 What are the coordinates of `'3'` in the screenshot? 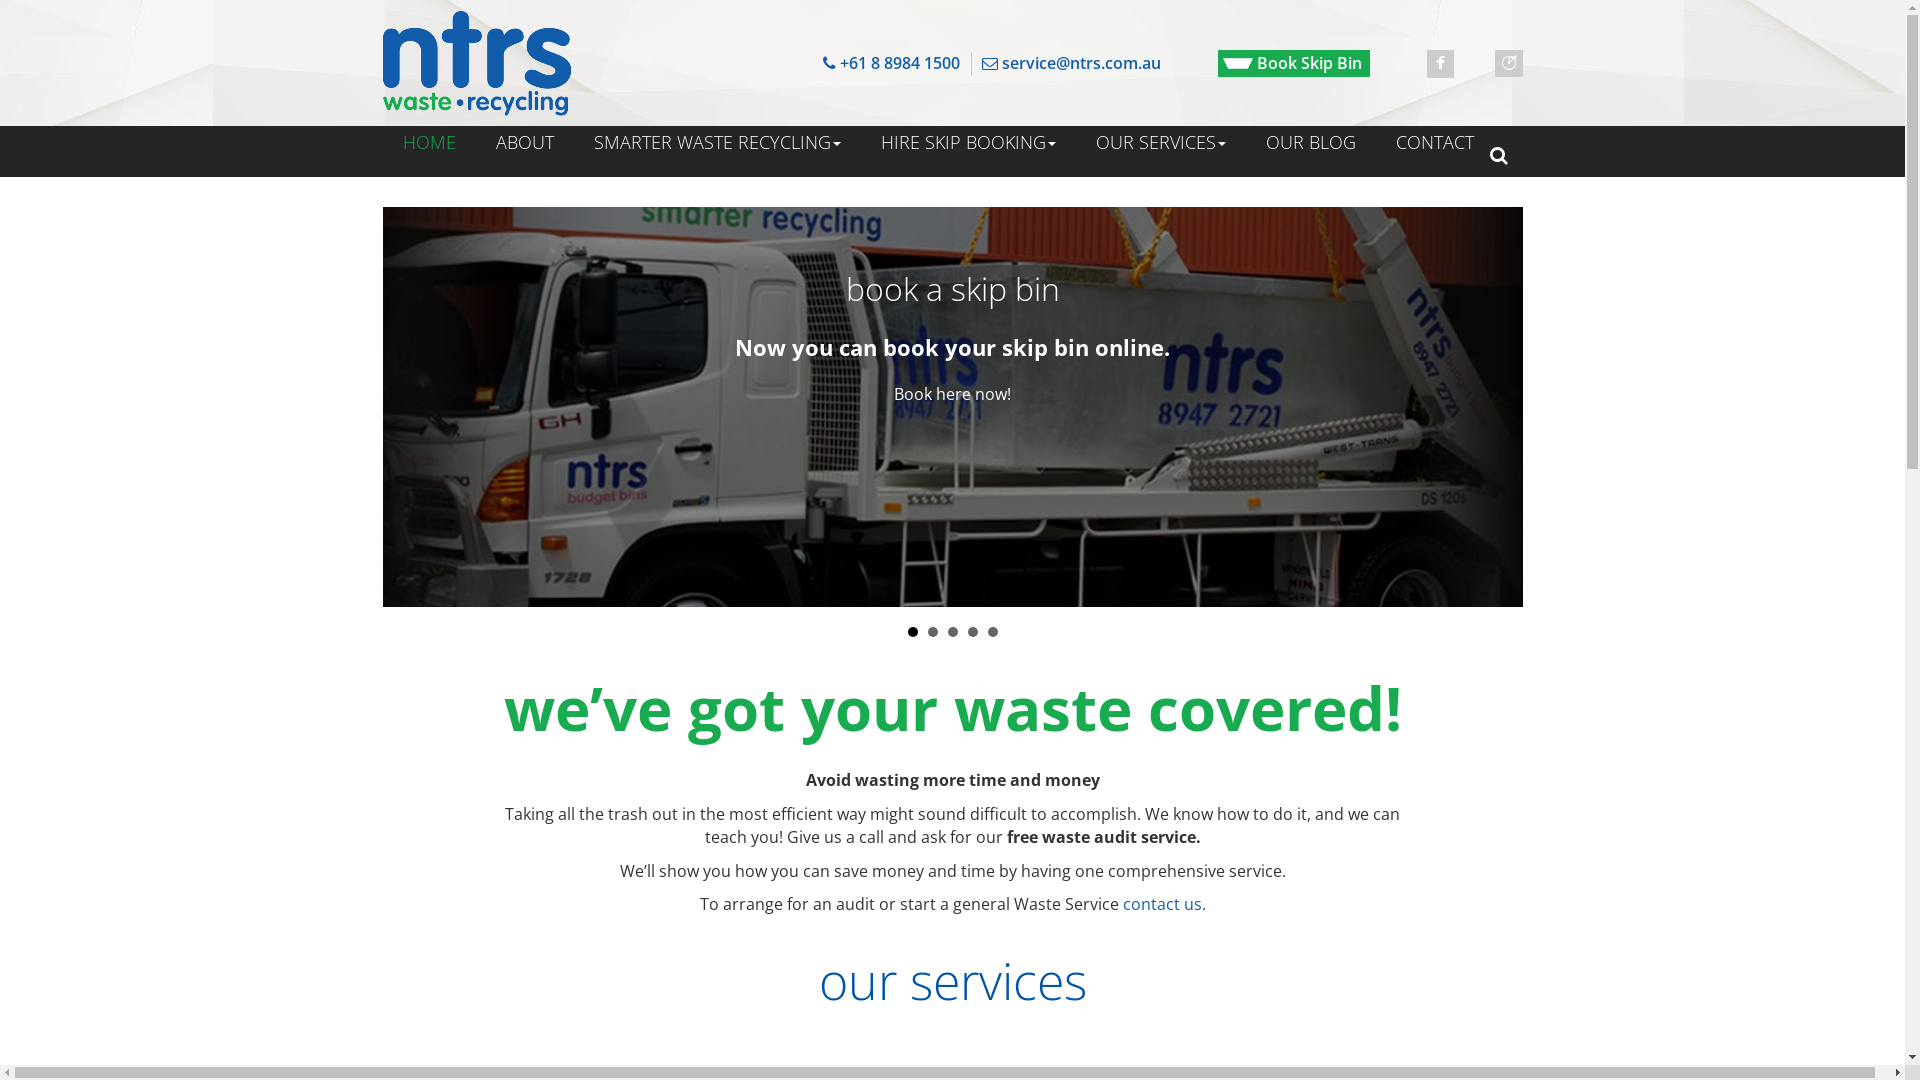 It's located at (947, 632).